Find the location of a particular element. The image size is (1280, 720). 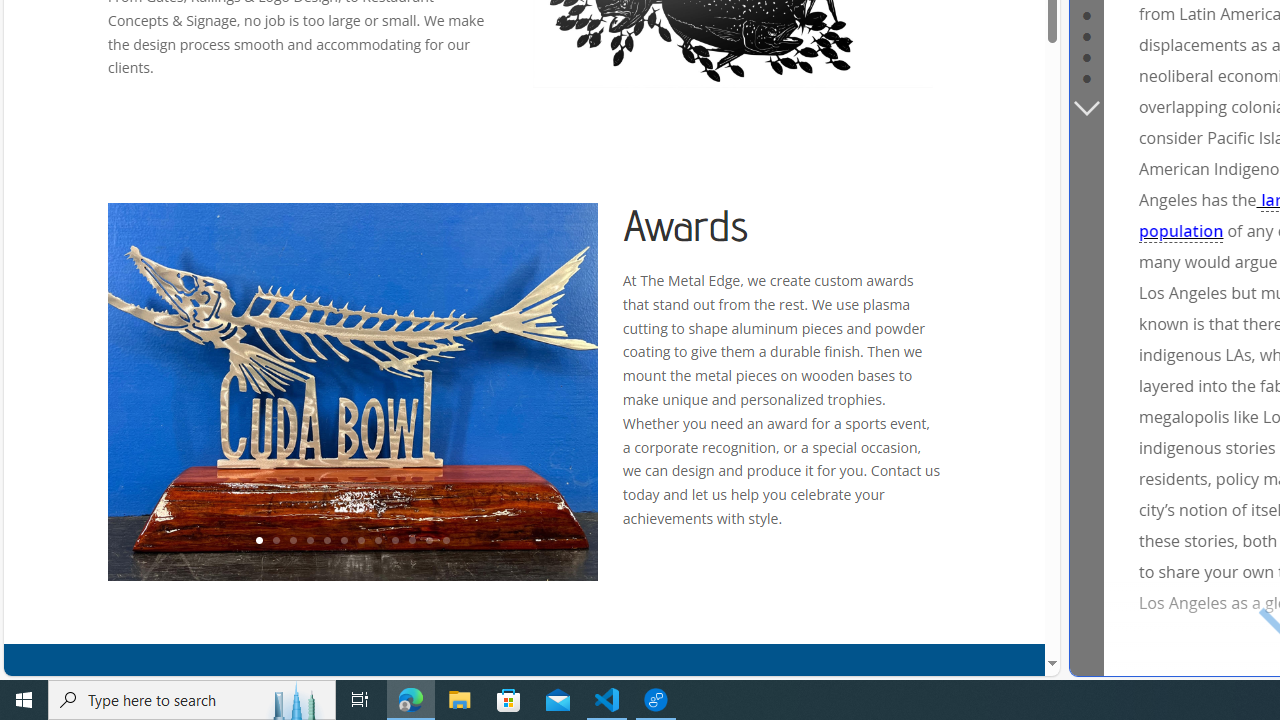

'5' is located at coordinates (327, 541).